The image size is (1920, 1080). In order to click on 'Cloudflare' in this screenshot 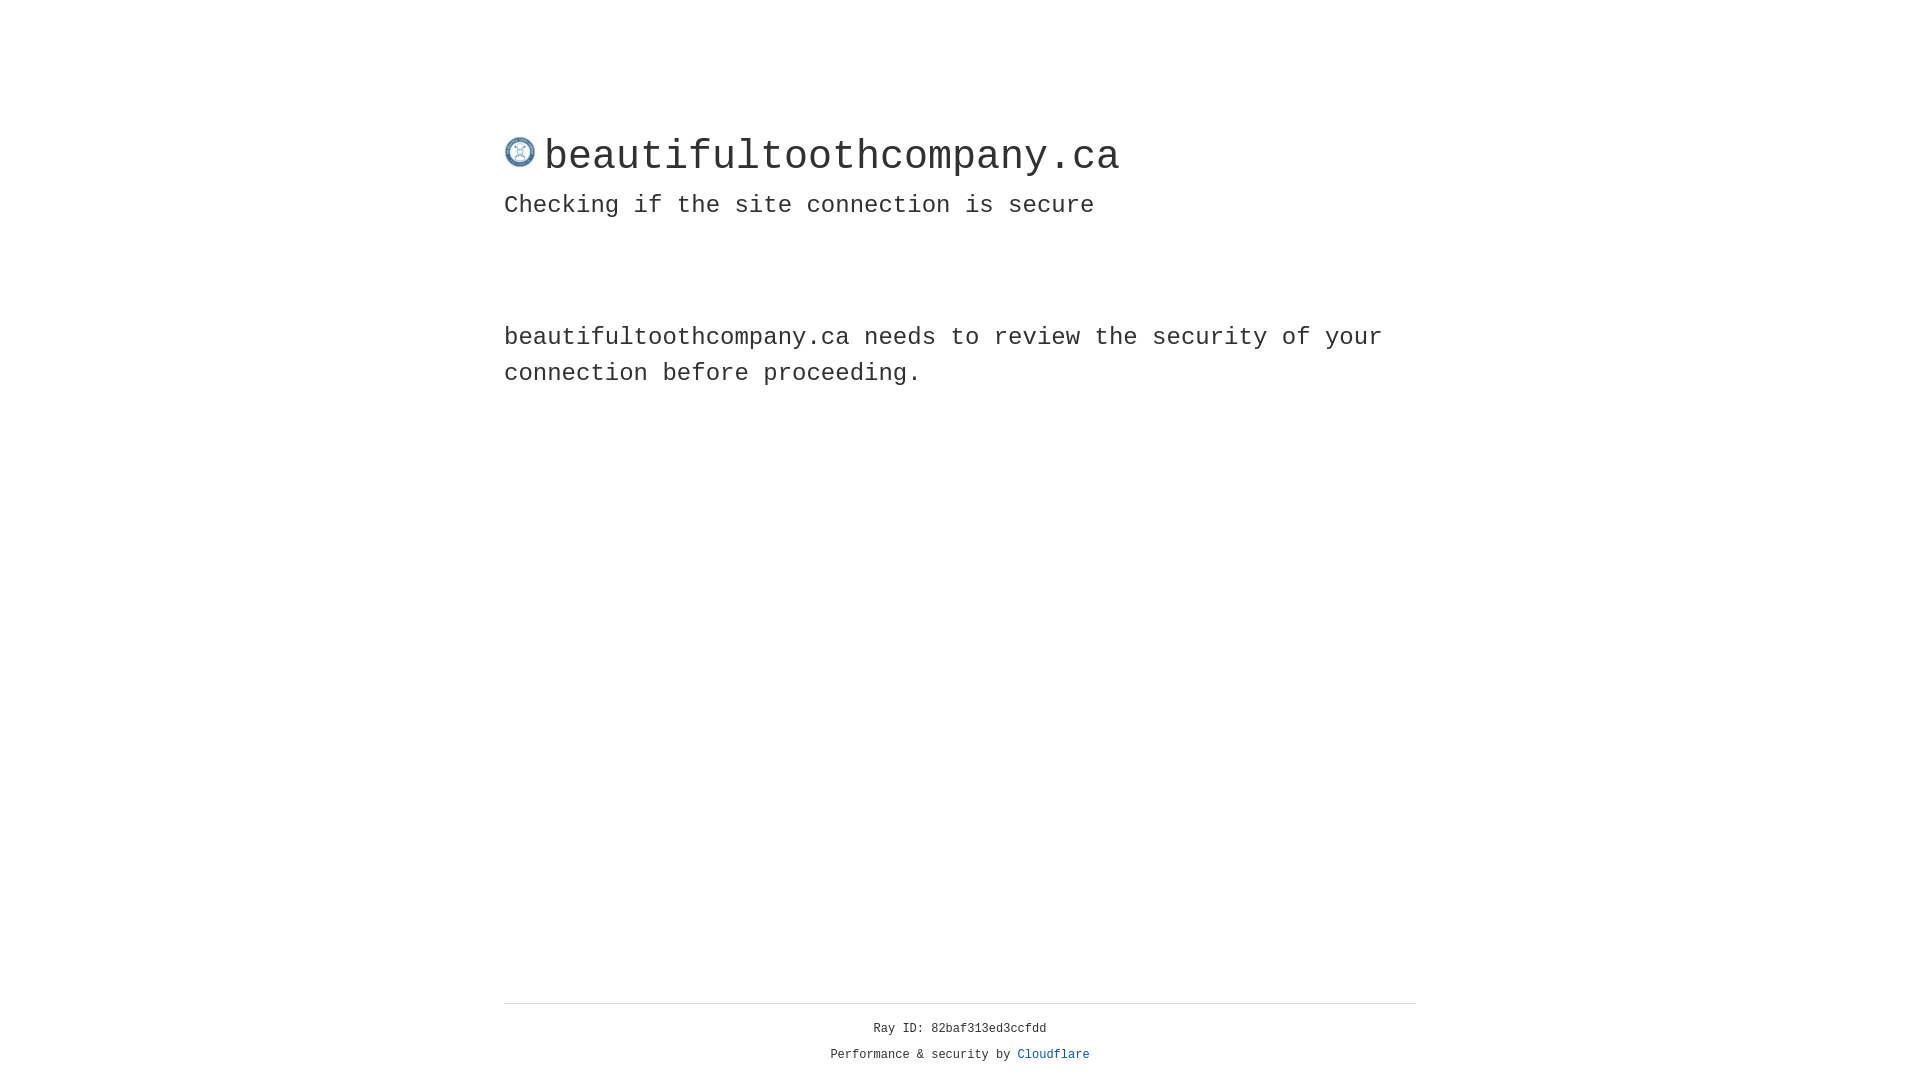, I will do `click(1053, 1054)`.